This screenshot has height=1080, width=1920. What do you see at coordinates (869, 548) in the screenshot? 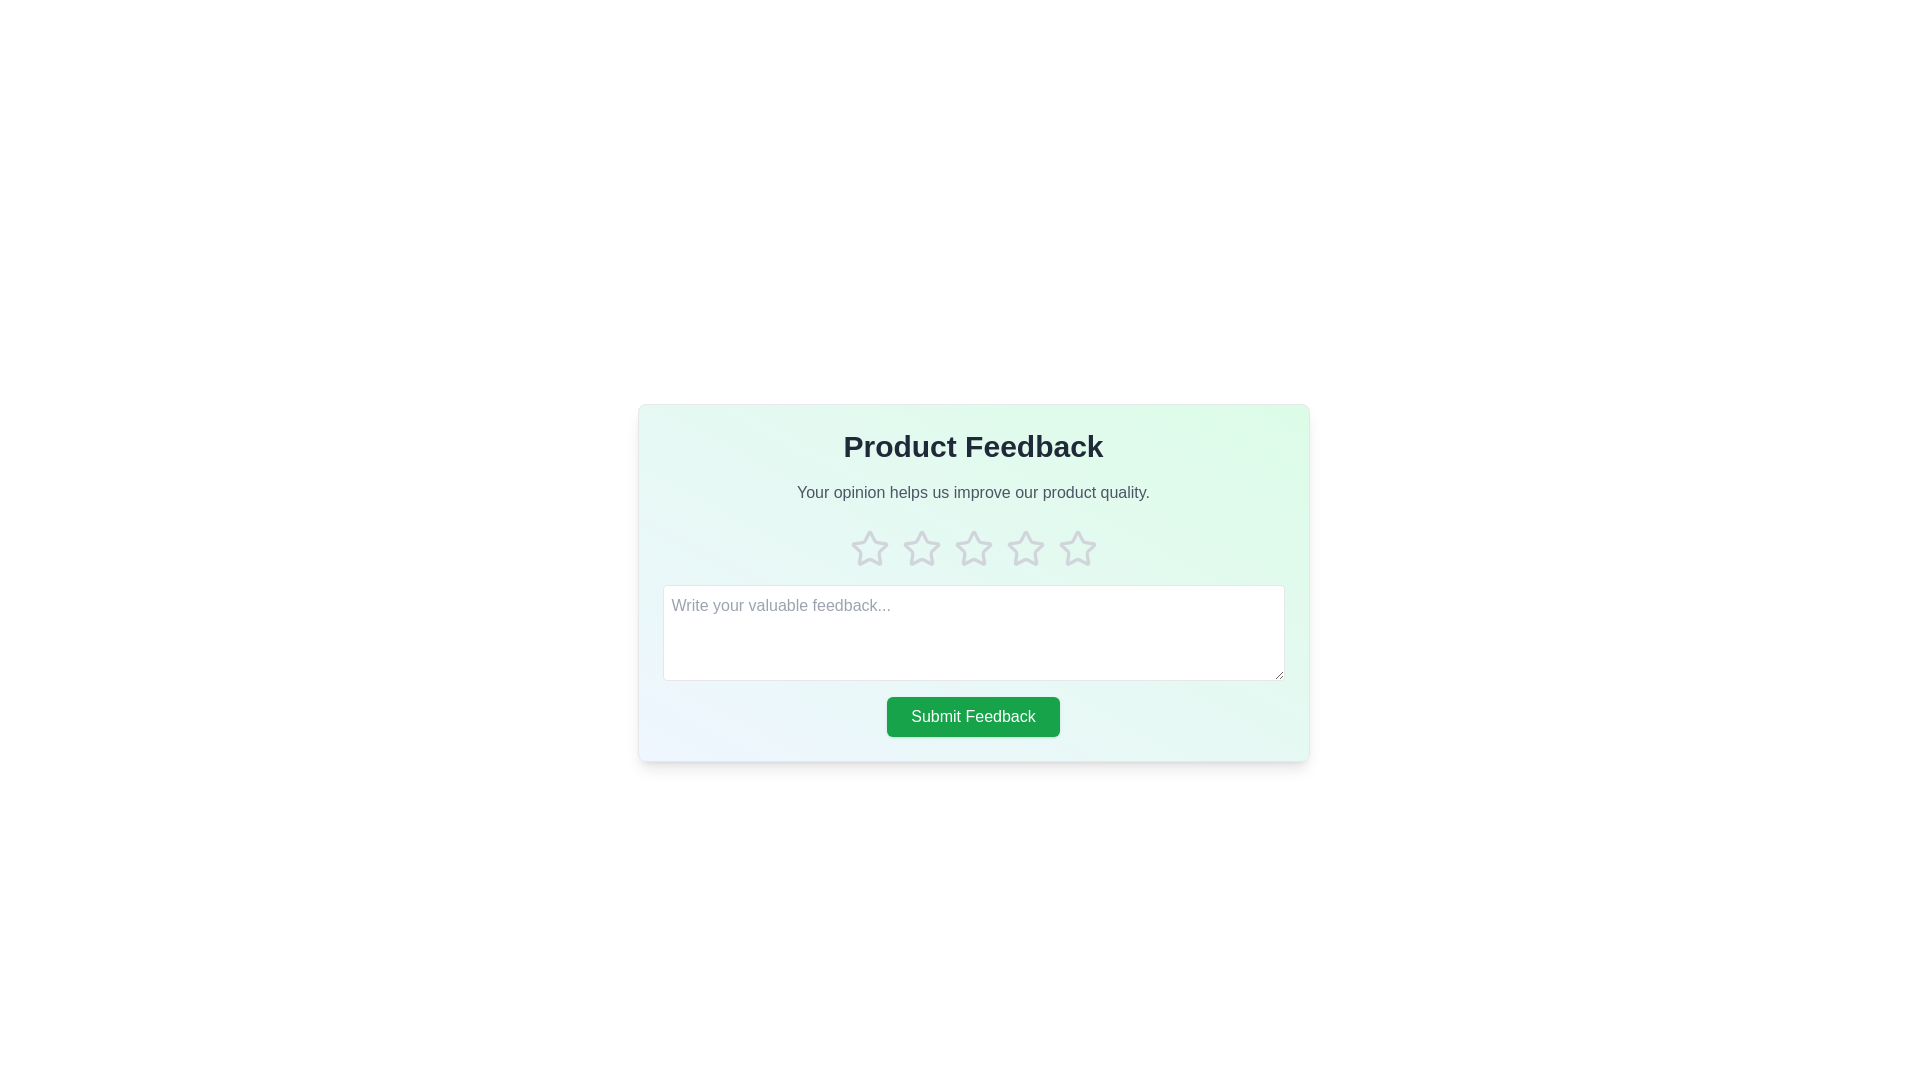
I see `the first star-shaped icon (Rating Star) in the feedback form` at bounding box center [869, 548].